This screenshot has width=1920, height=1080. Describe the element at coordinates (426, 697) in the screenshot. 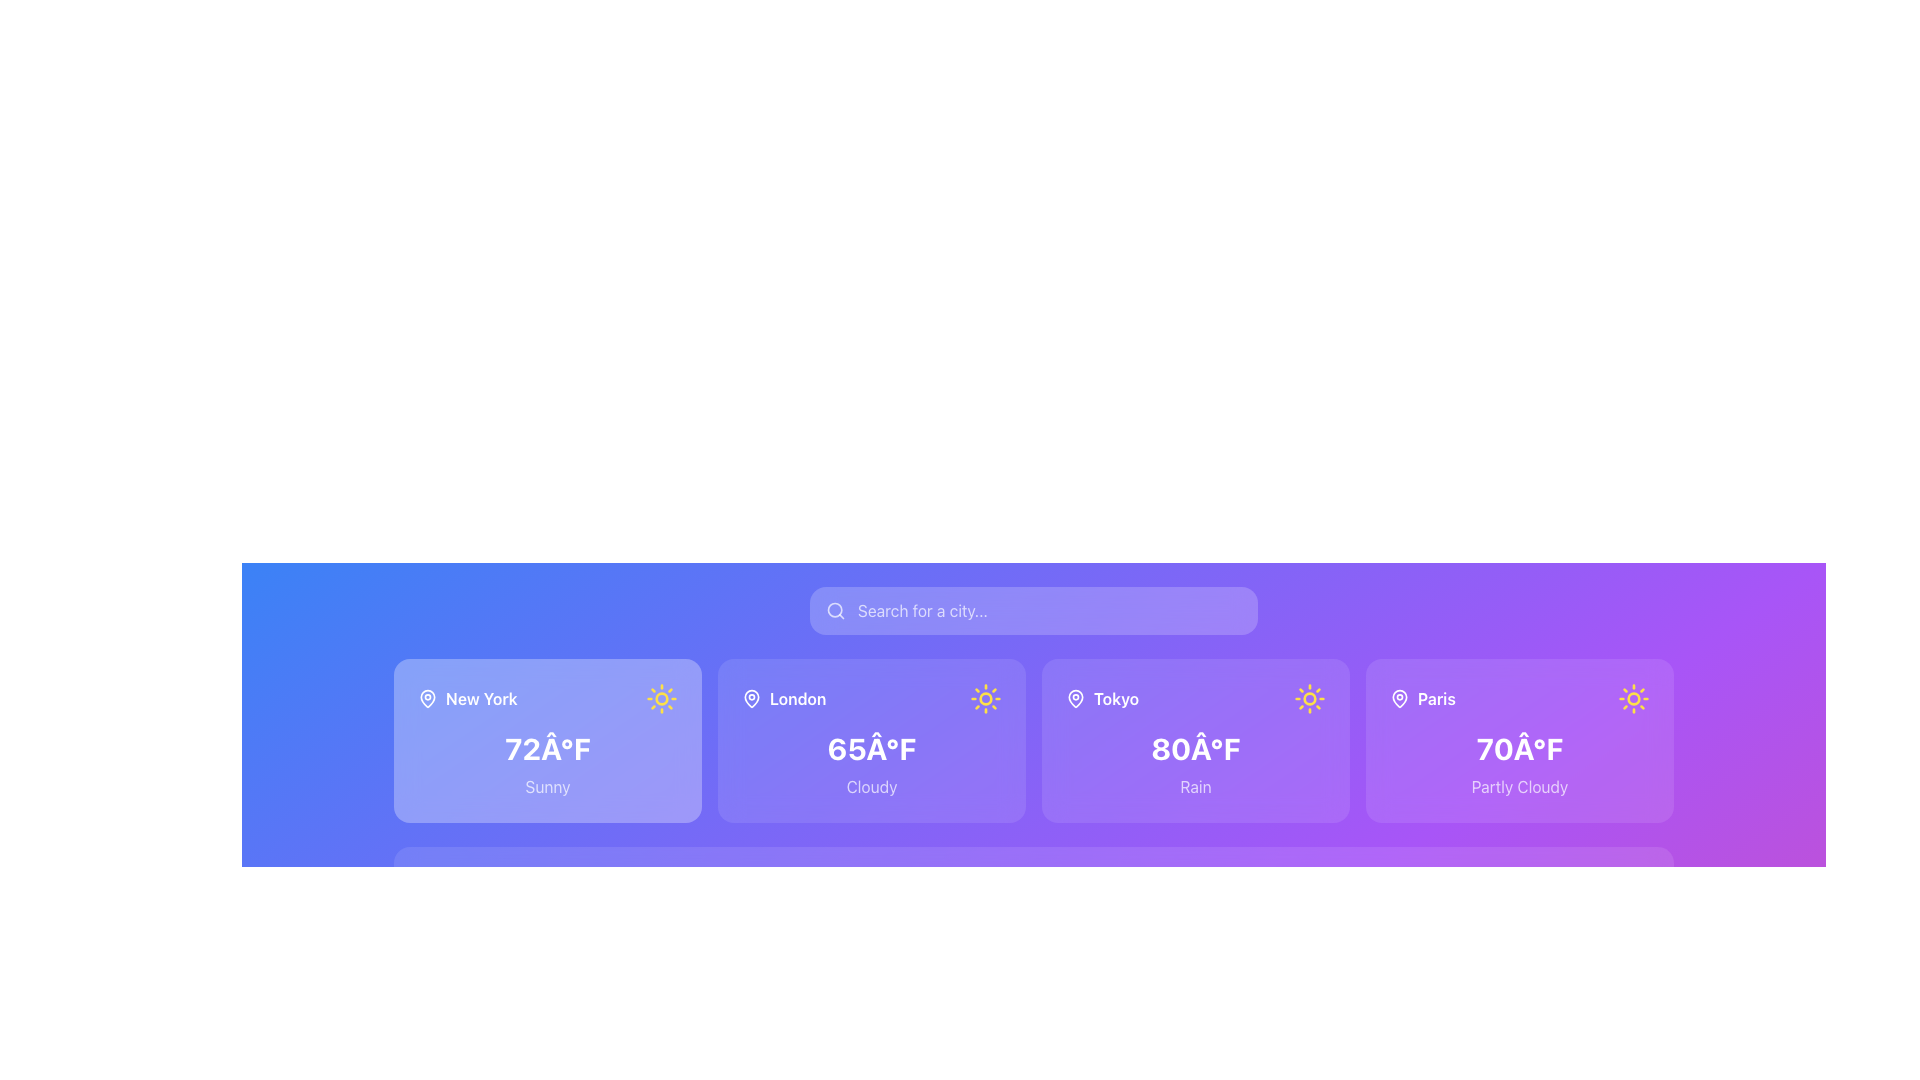

I see `the location icon associated with the 'New York' card, which is positioned in the top-left section of the card, to indicate its relevance to the location` at that location.